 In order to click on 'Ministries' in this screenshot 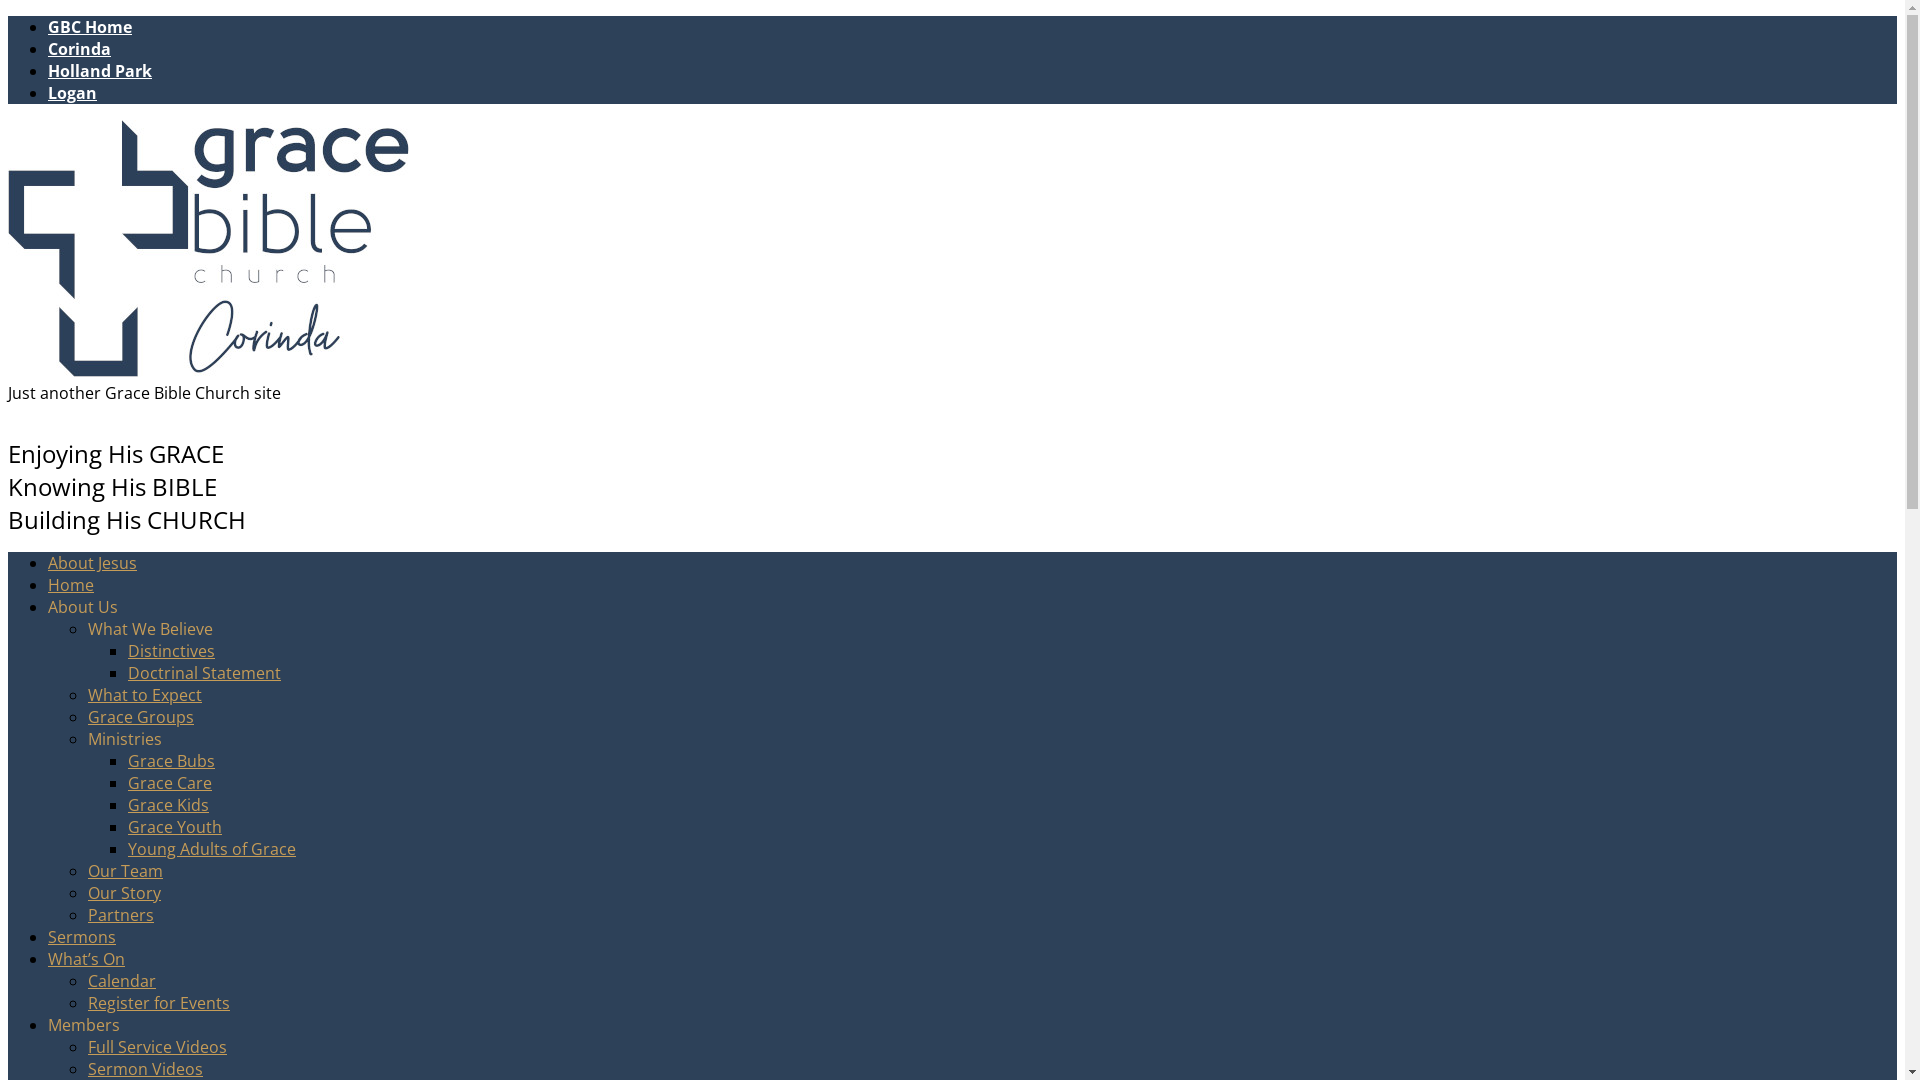, I will do `click(123, 739)`.